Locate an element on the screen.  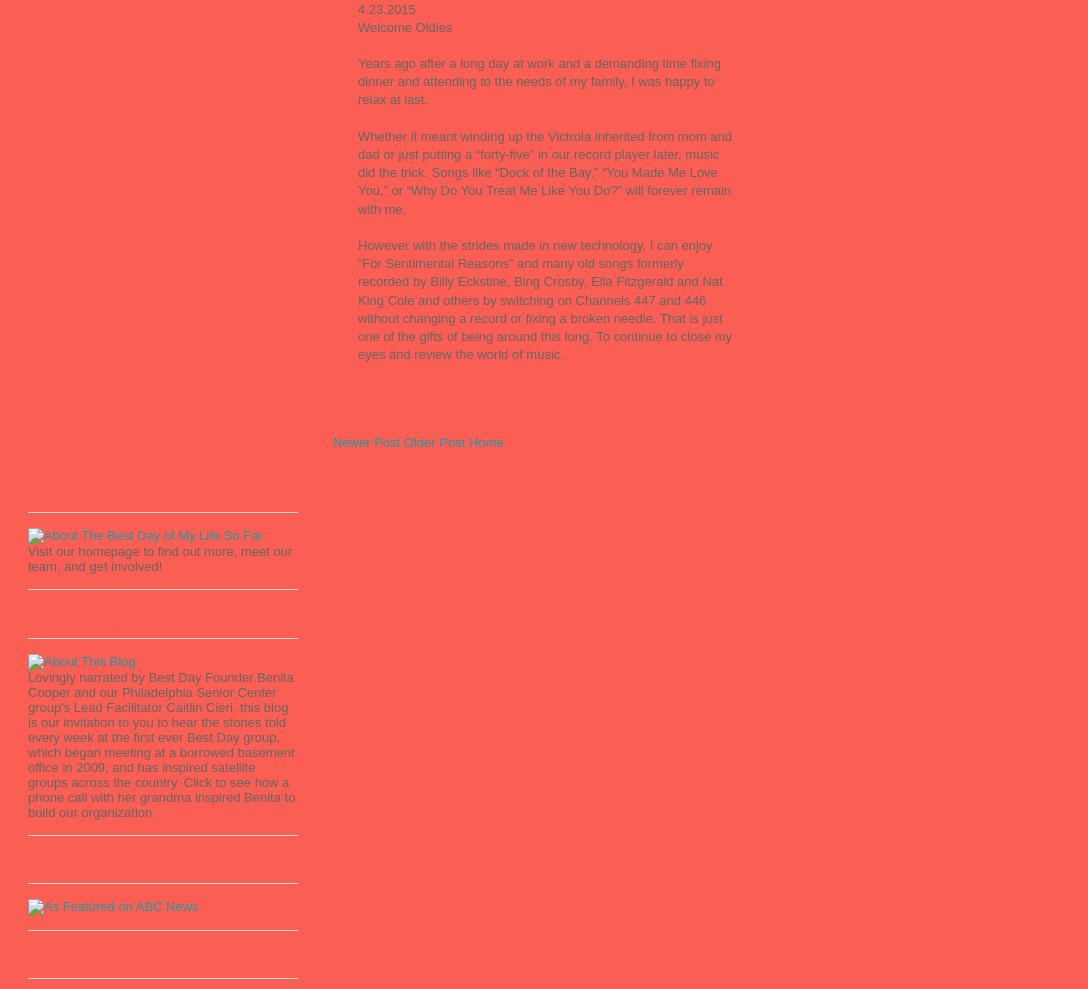
'4.23.2015' is located at coordinates (386, 7).